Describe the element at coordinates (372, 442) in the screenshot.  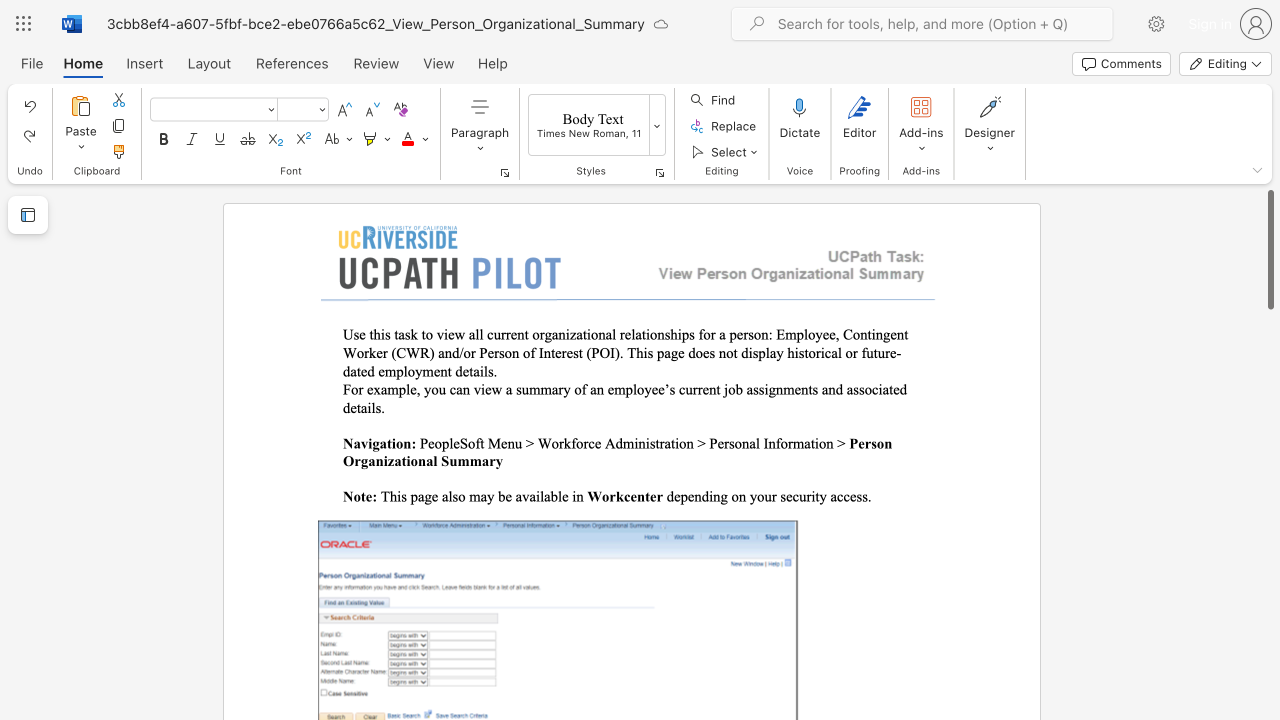
I see `the subset text "gation:" within the text "Navigation:"` at that location.